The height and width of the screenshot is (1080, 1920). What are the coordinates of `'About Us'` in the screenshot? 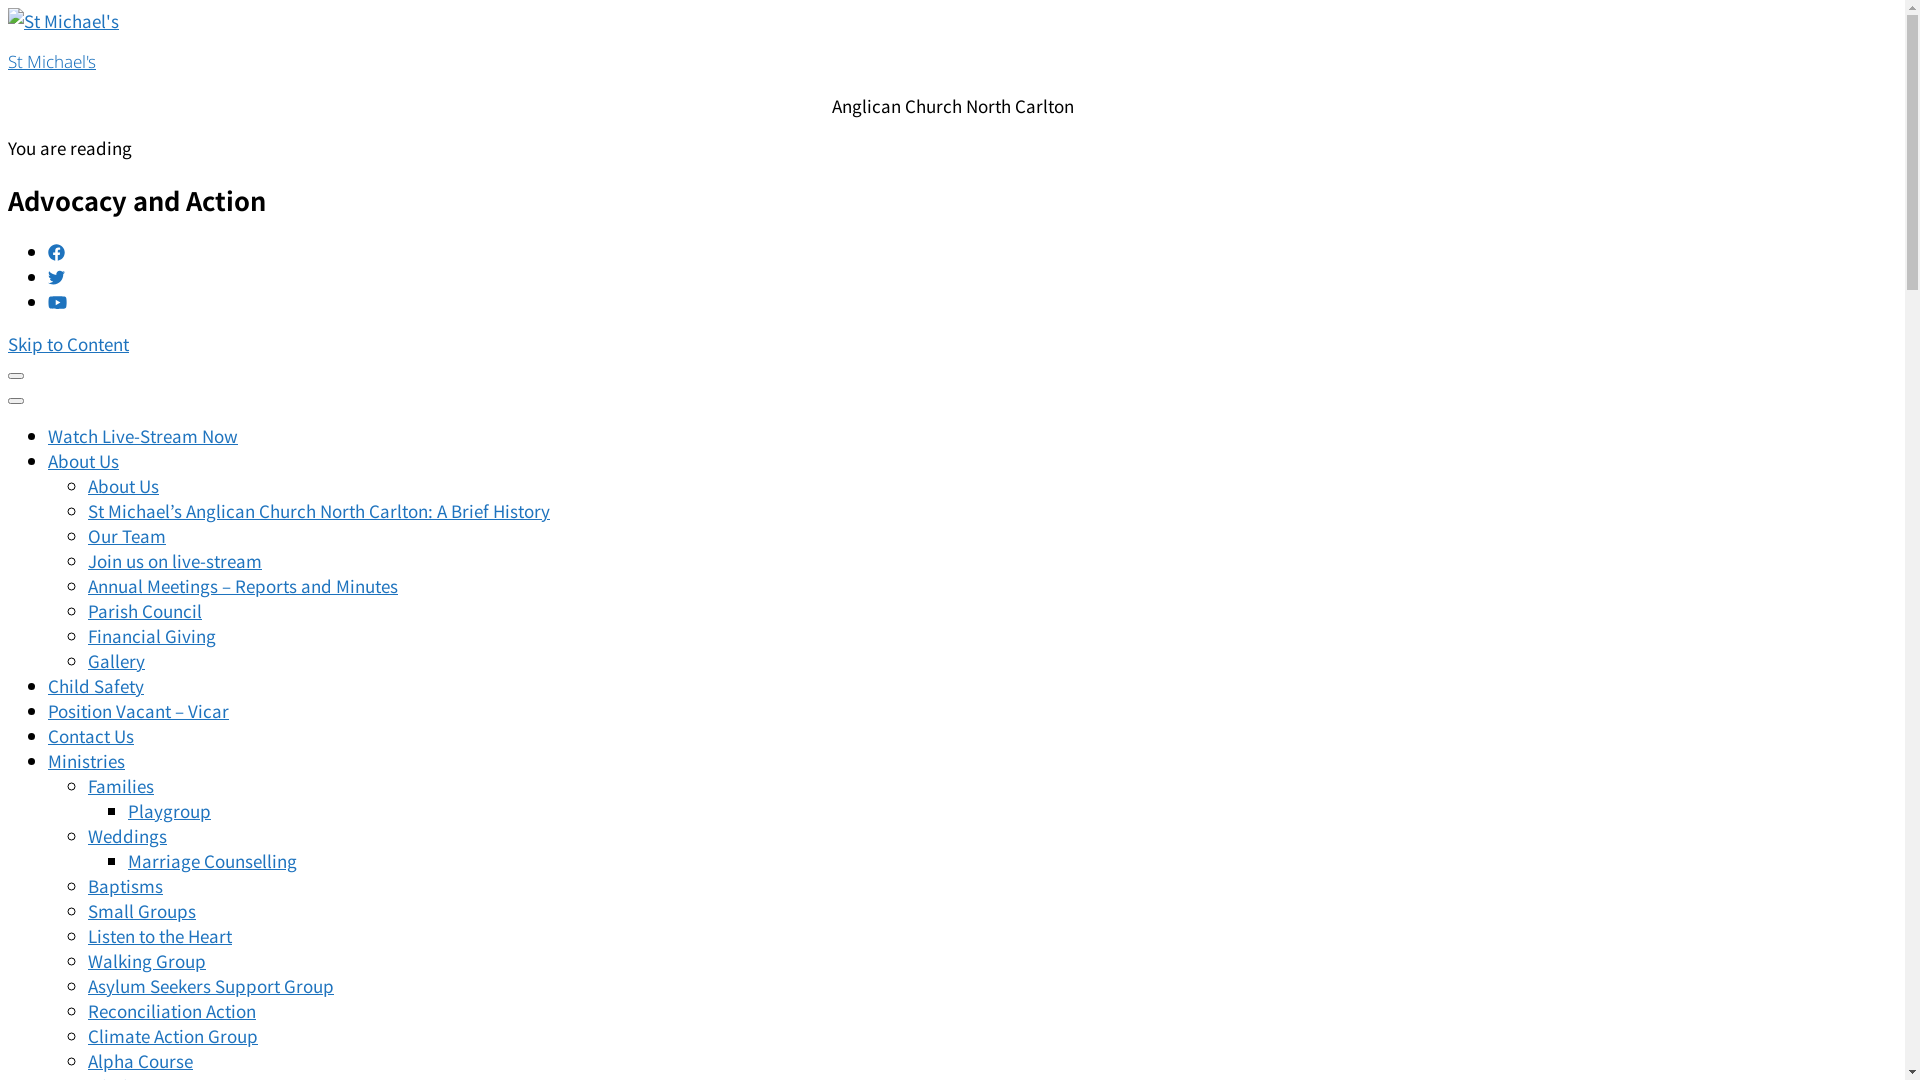 It's located at (122, 485).